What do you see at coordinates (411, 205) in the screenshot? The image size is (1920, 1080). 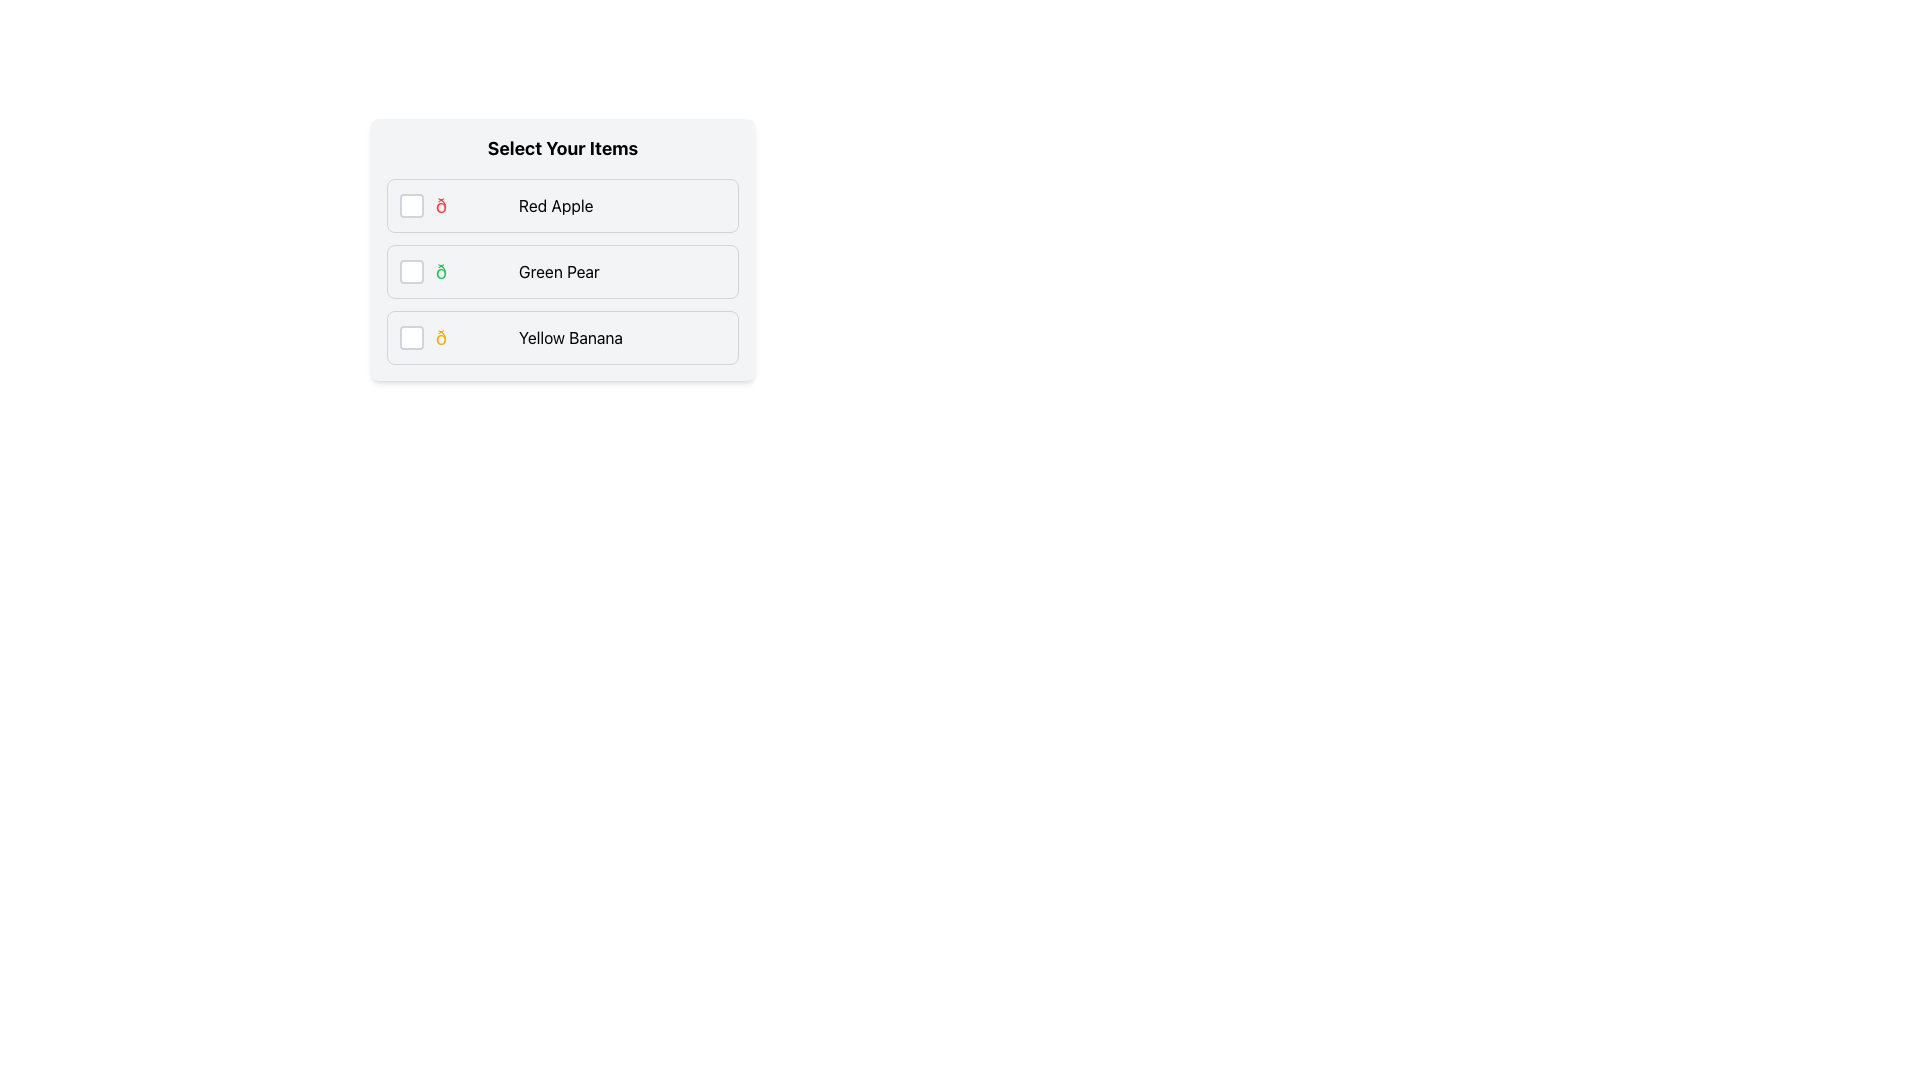 I see `the checkbox for the 'Red Apple' option` at bounding box center [411, 205].